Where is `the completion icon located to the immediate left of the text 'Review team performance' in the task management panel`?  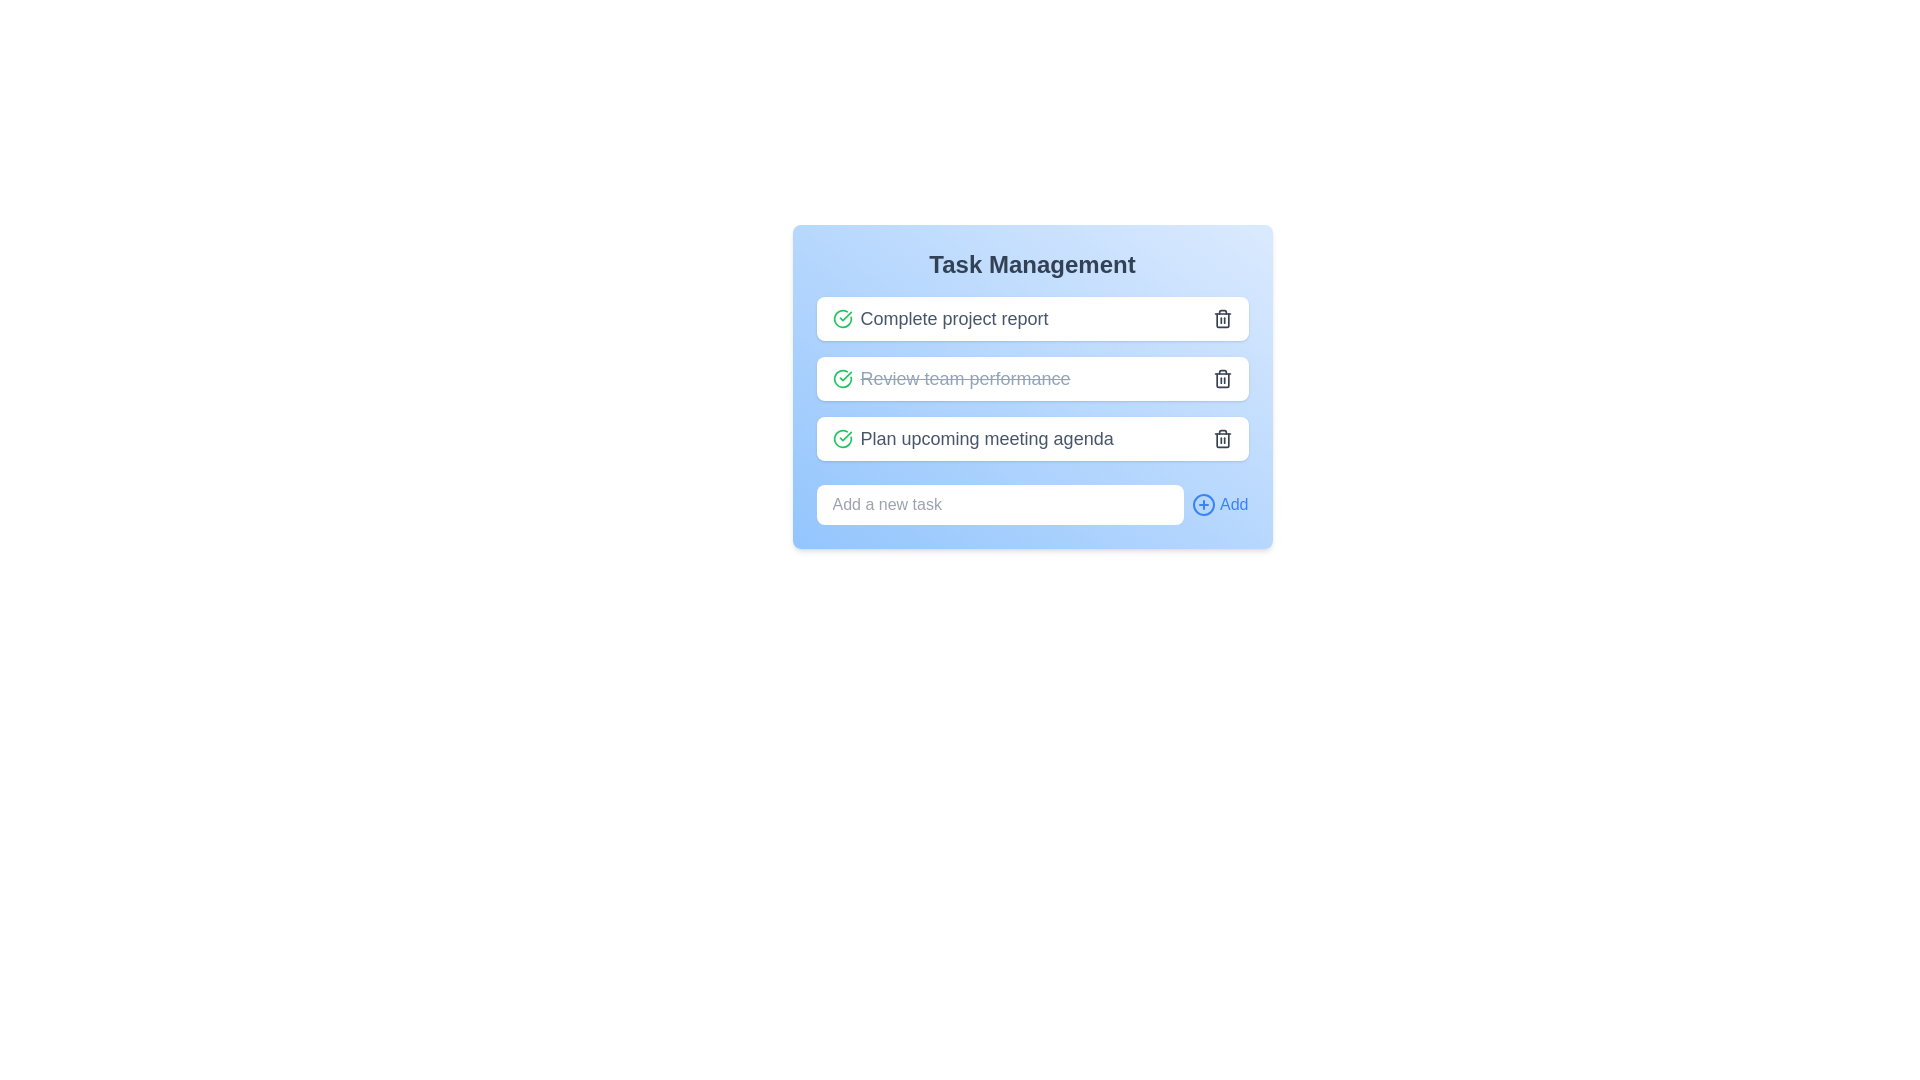
the completion icon located to the immediate left of the text 'Review team performance' in the task management panel is located at coordinates (842, 378).